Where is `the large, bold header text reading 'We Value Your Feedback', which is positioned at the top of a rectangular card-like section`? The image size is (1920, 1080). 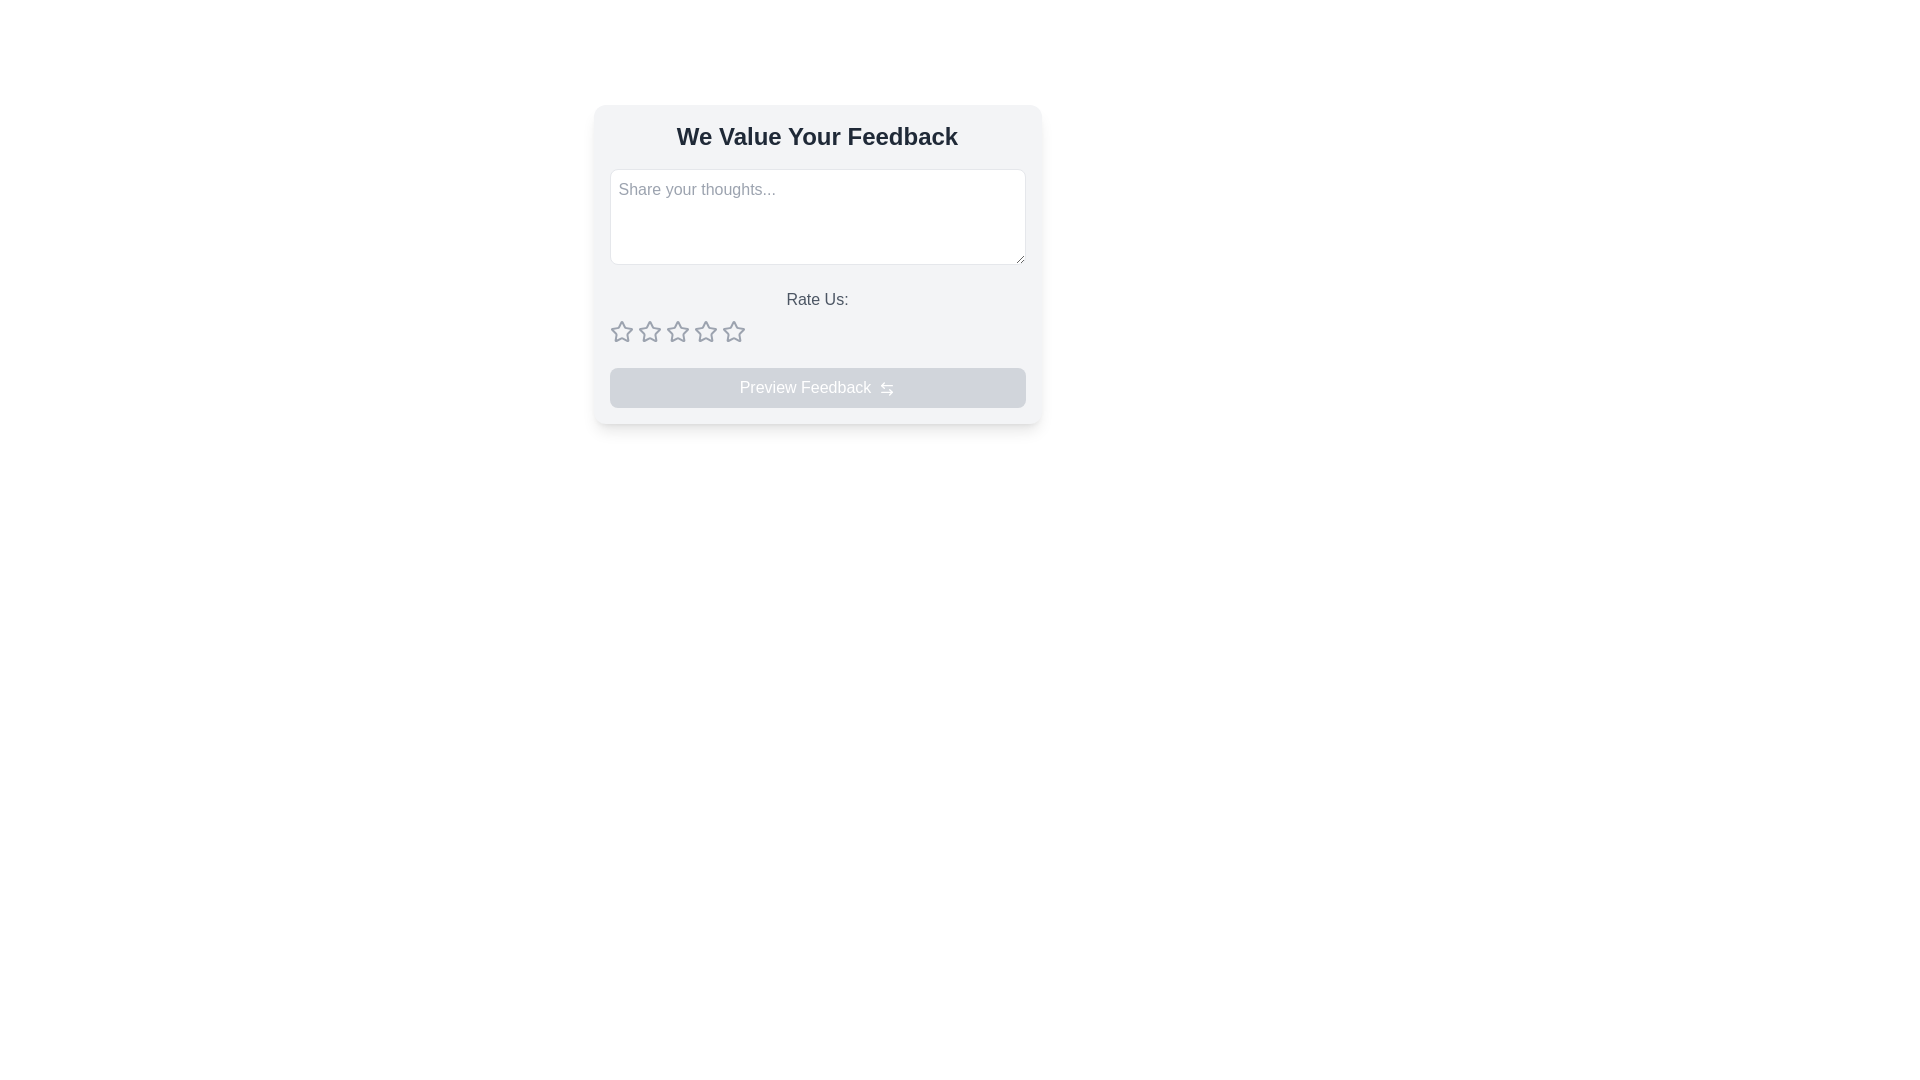
the large, bold header text reading 'We Value Your Feedback', which is positioned at the top of a rectangular card-like section is located at coordinates (817, 136).